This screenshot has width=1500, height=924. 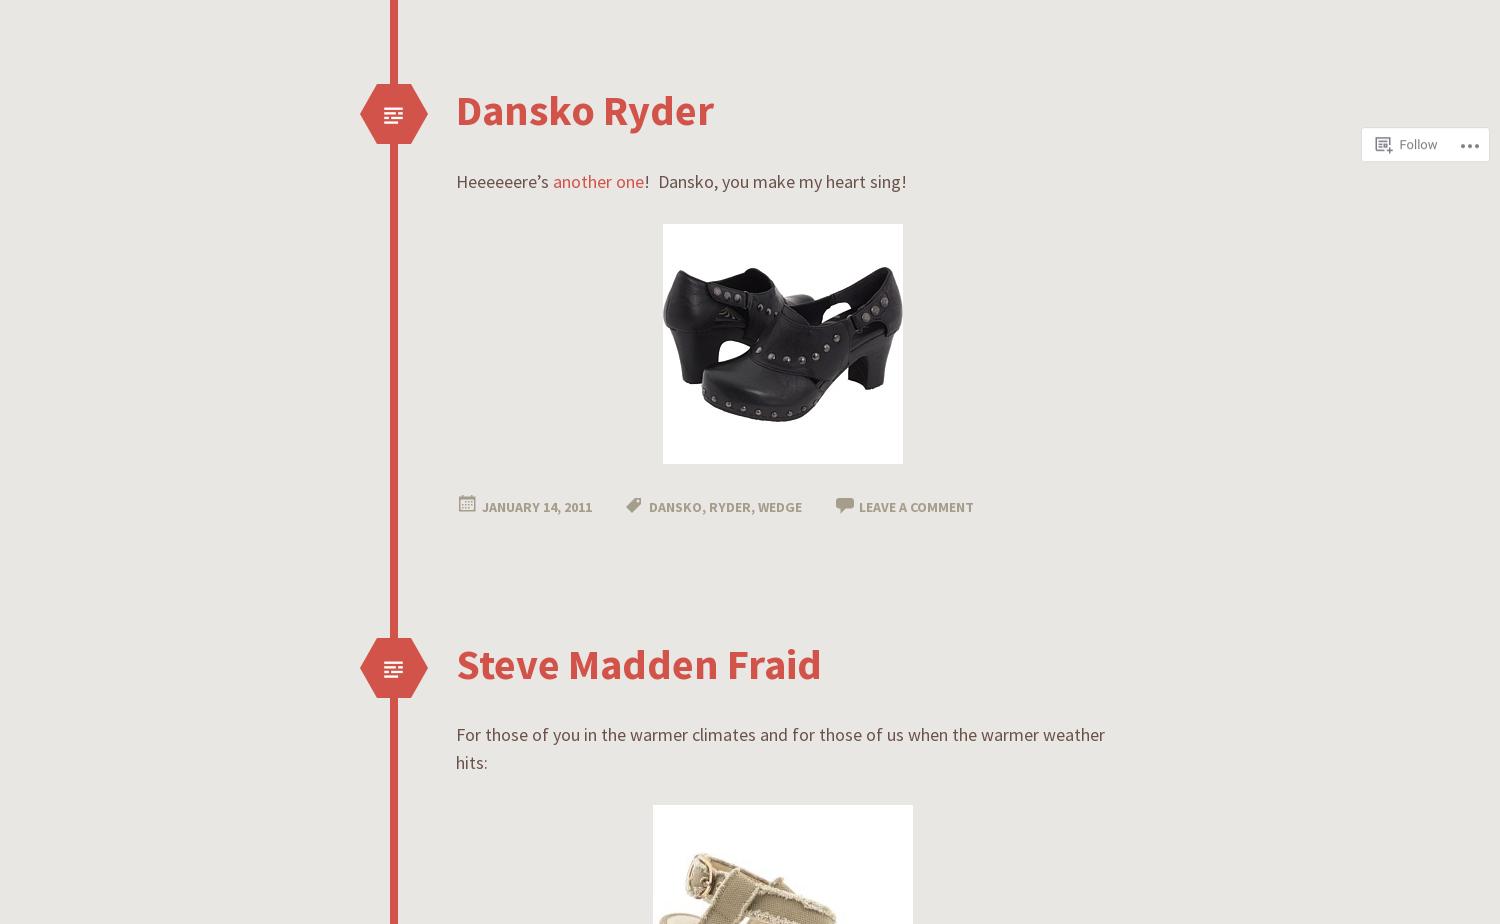 I want to click on 'Ryder', so click(x=708, y=505).